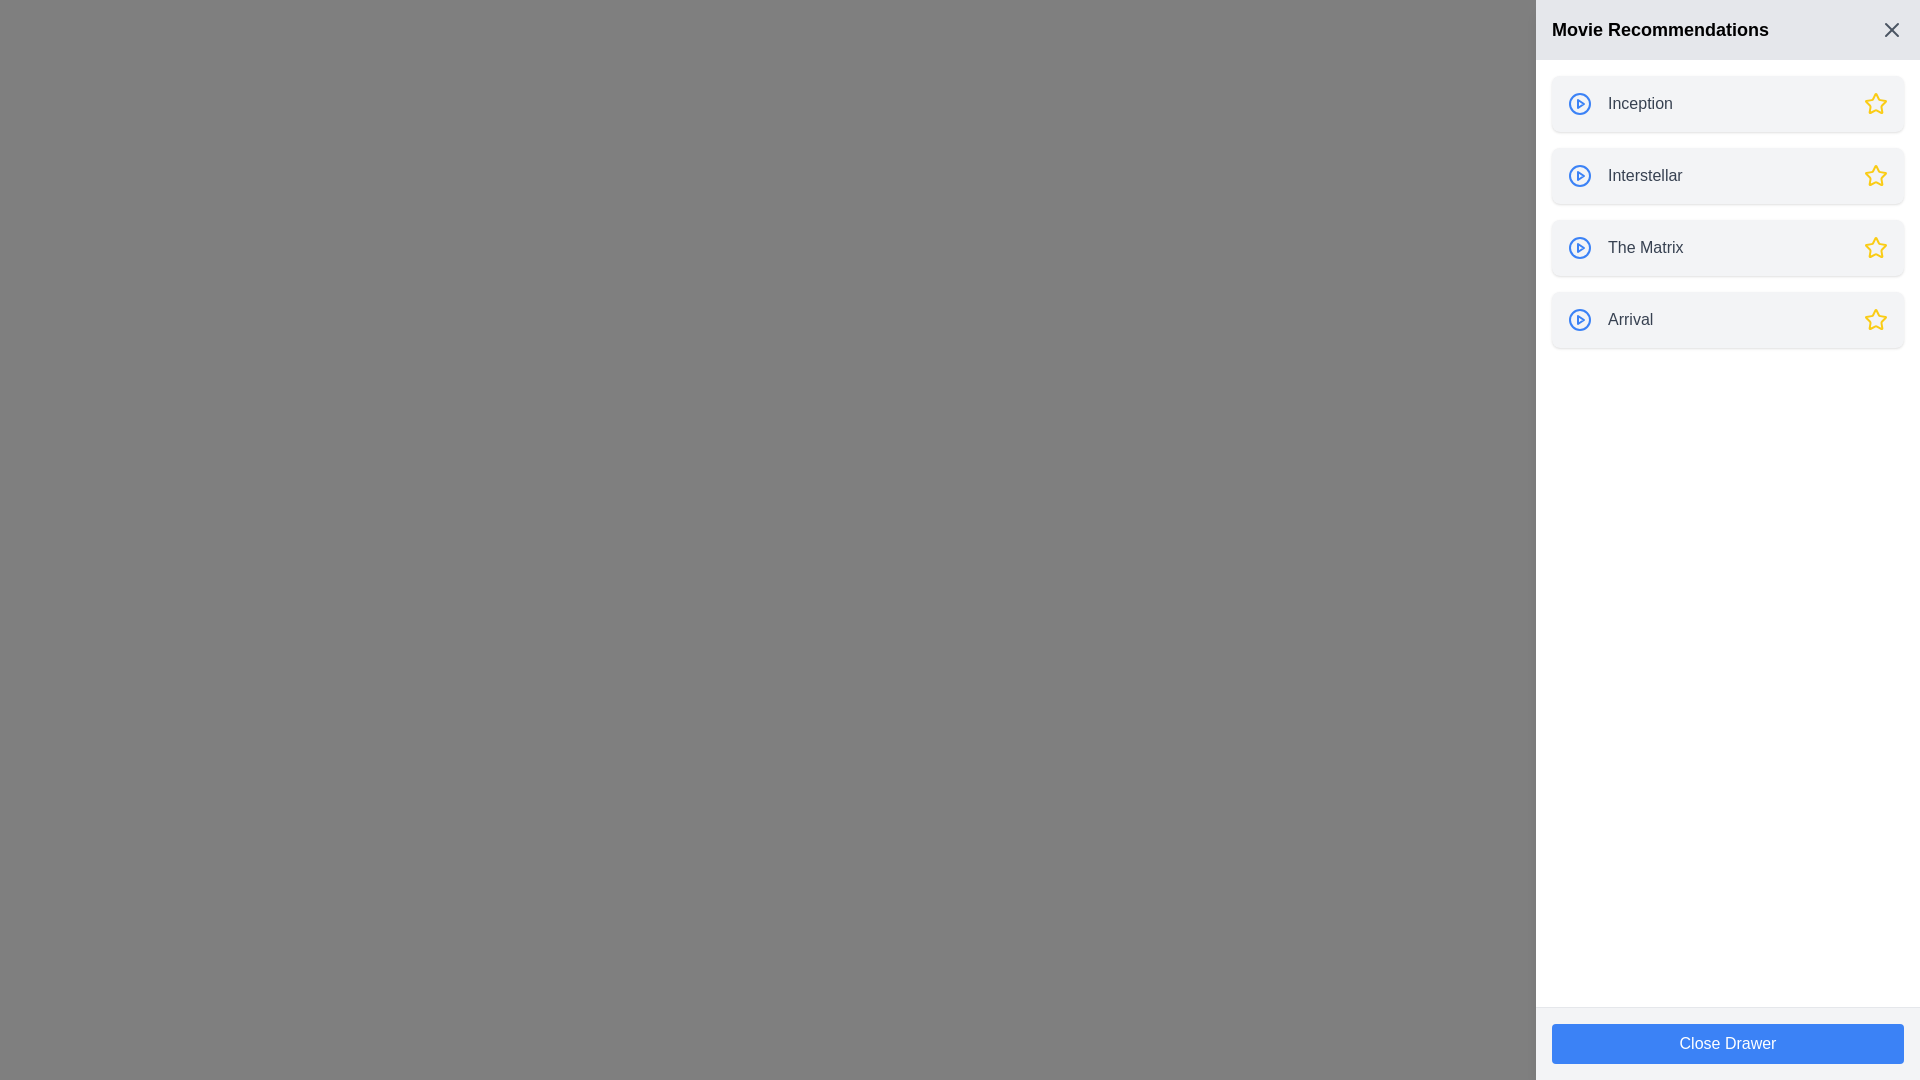 The width and height of the screenshot is (1920, 1080). Describe the element at coordinates (1578, 319) in the screenshot. I see `the play button located on the left side of the 'Arrival' title in the right side panel to possibly reveal a tooltip or animation` at that location.